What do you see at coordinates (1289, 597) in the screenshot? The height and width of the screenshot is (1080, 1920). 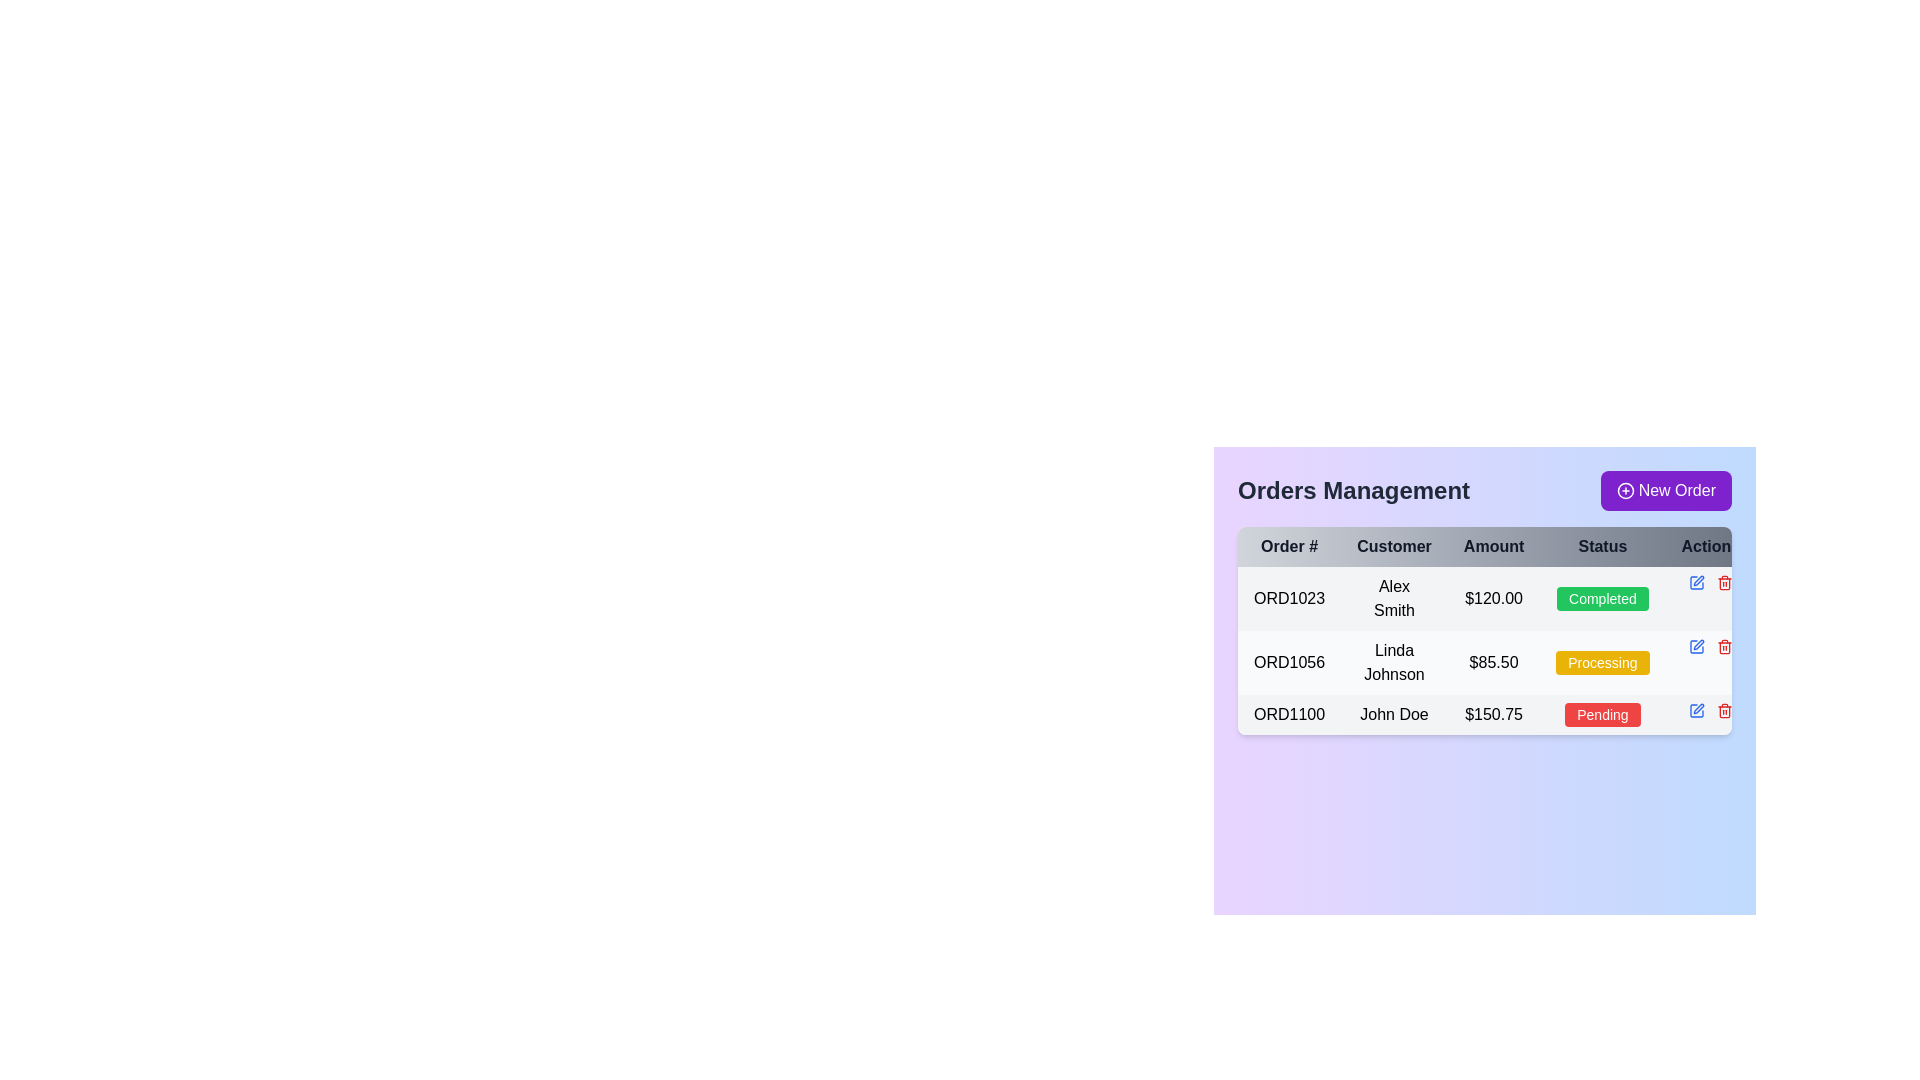 I see `the text label representing order number 'ORD1023' in the first column of the orders management table` at bounding box center [1289, 597].